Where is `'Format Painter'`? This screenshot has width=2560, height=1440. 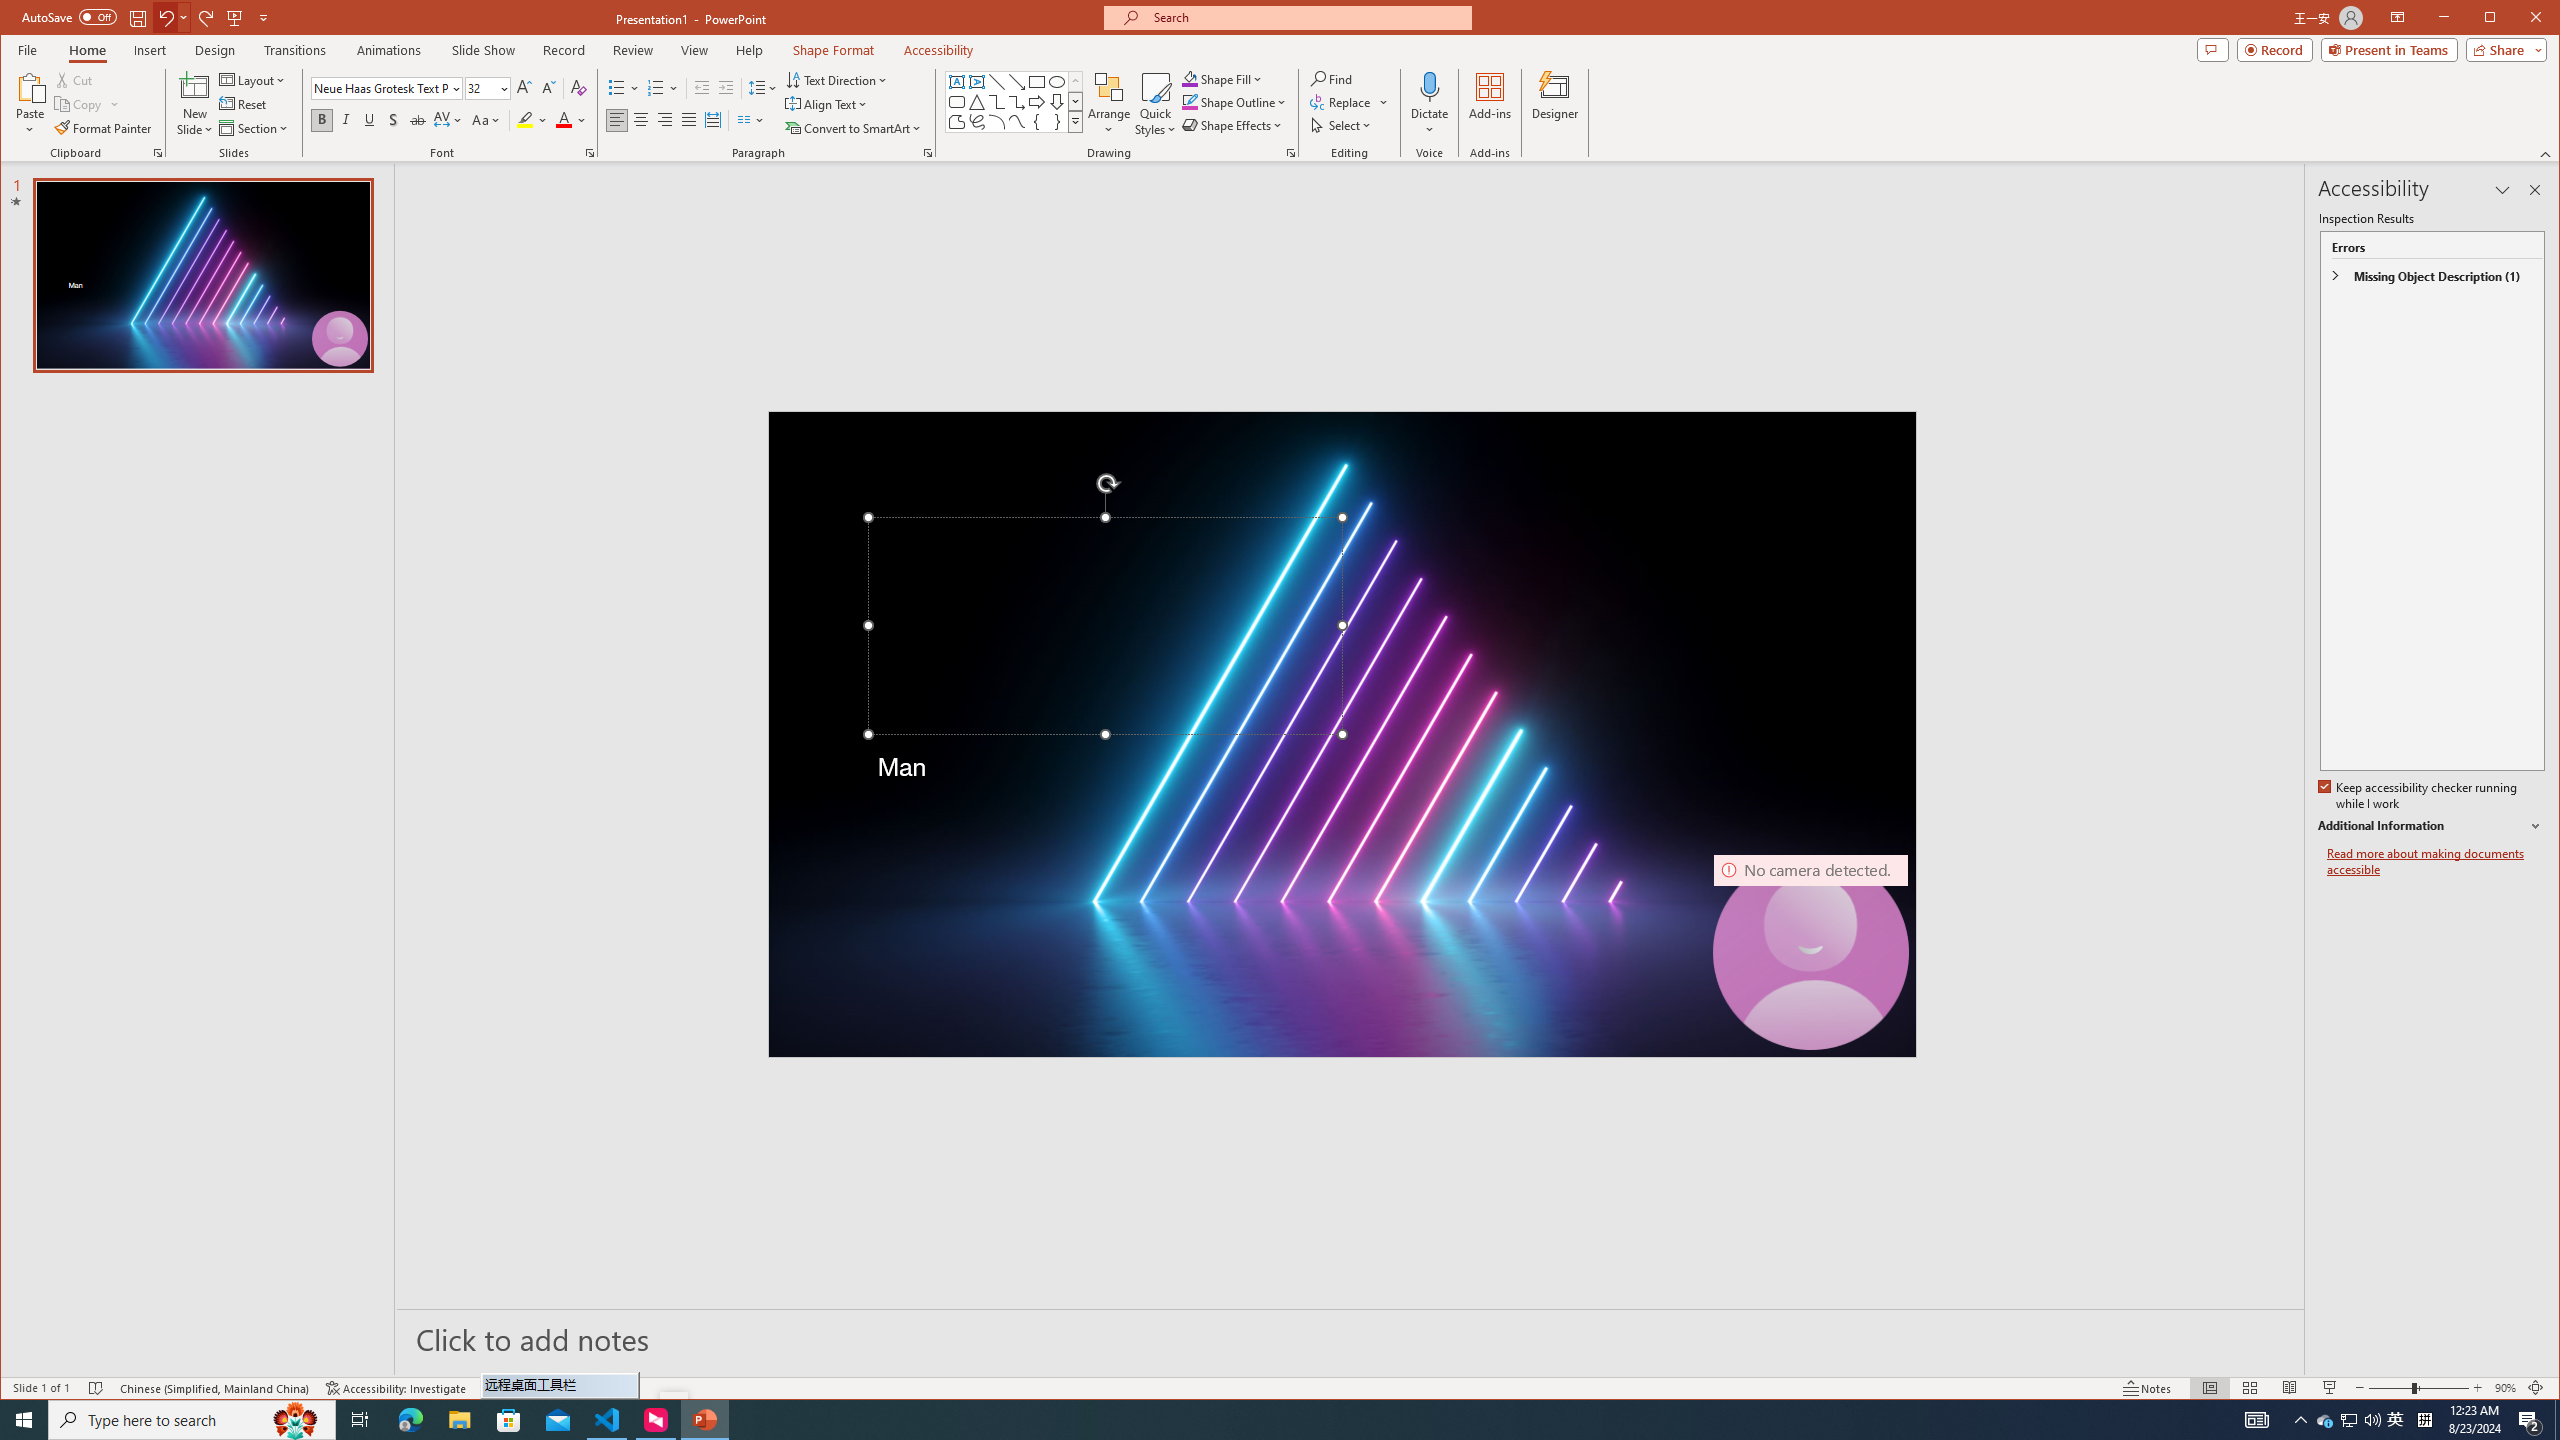
'Format Painter' is located at coordinates (103, 127).